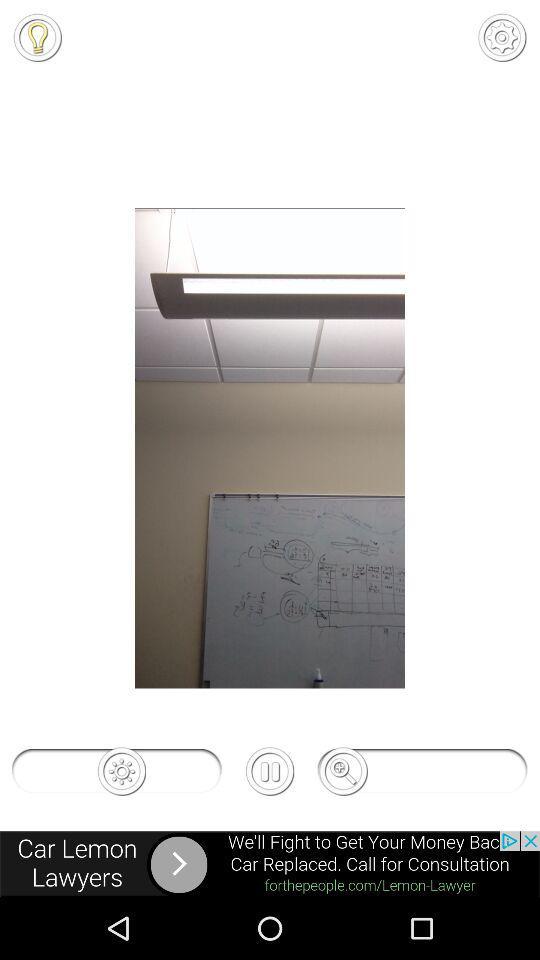  I want to click on flash, so click(37, 36).